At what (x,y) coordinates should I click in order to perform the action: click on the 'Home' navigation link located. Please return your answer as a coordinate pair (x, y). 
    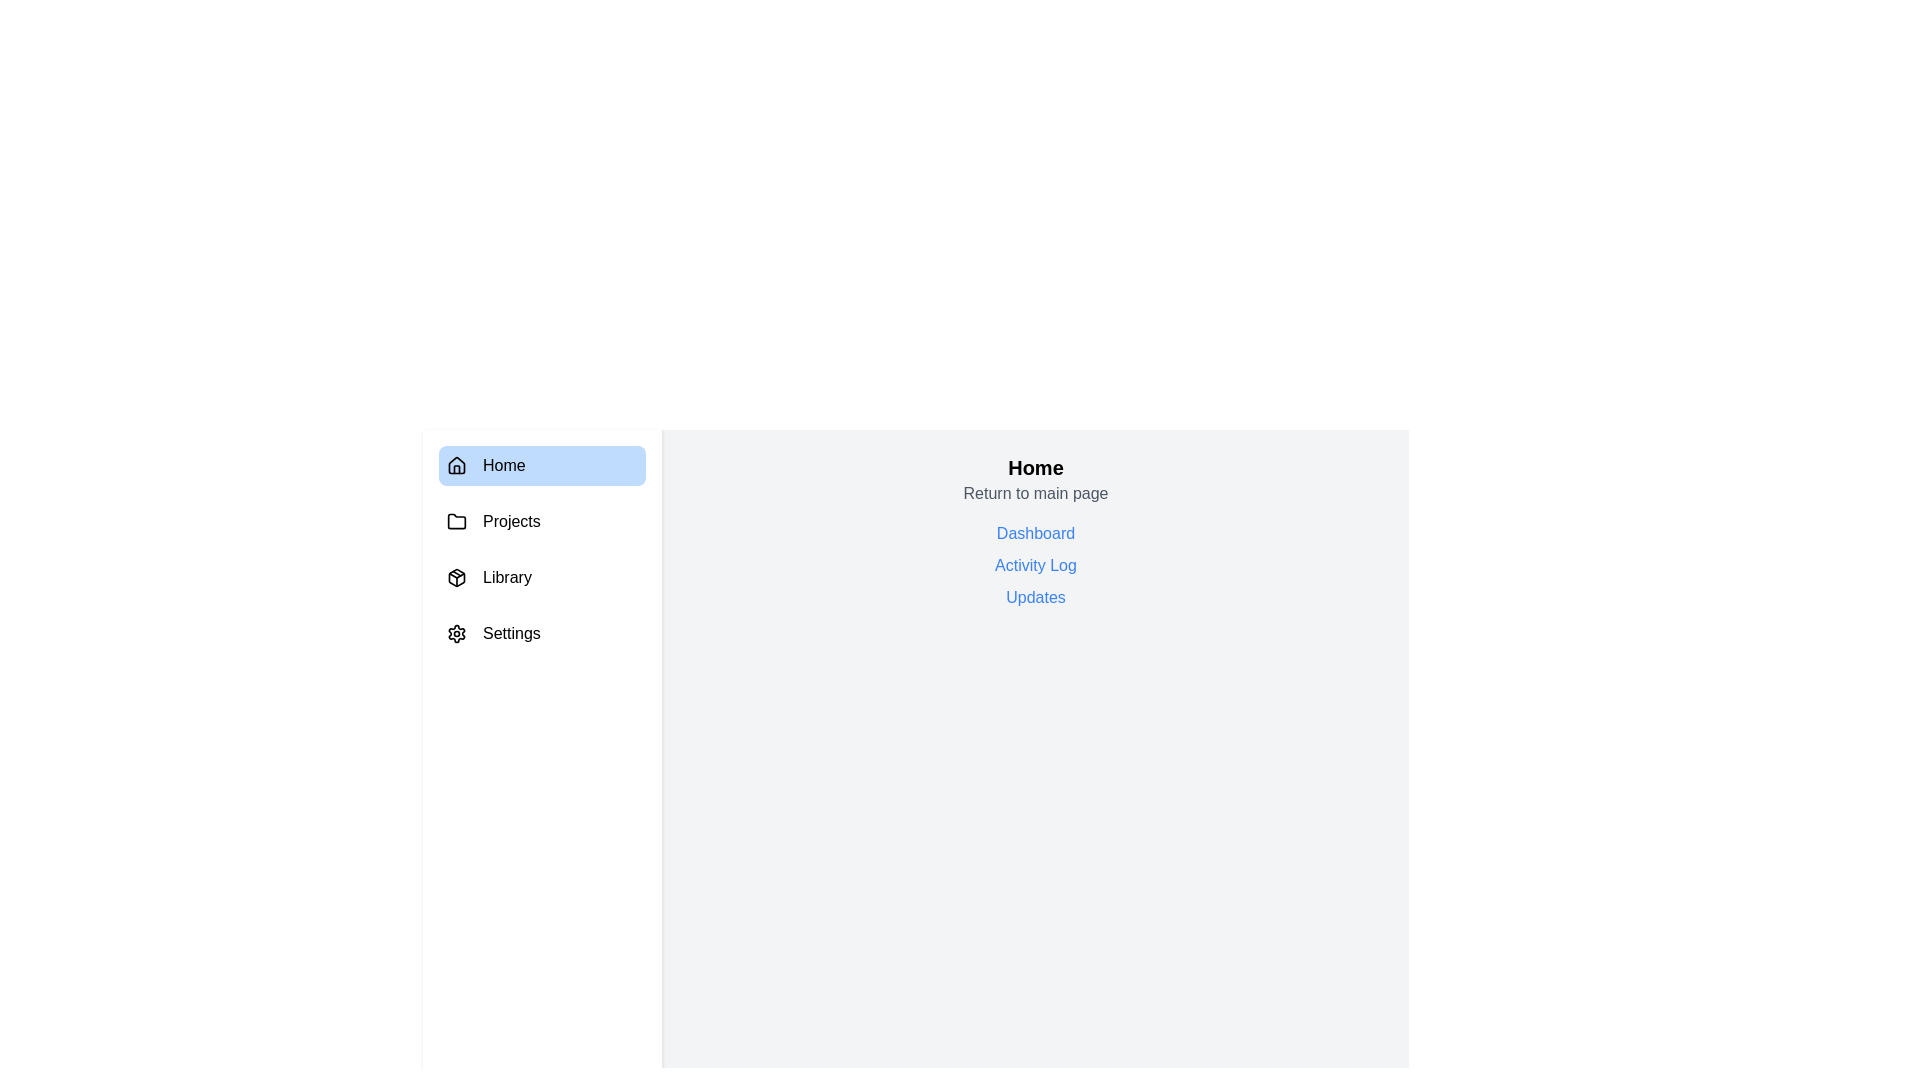
    Looking at the image, I should click on (542, 466).